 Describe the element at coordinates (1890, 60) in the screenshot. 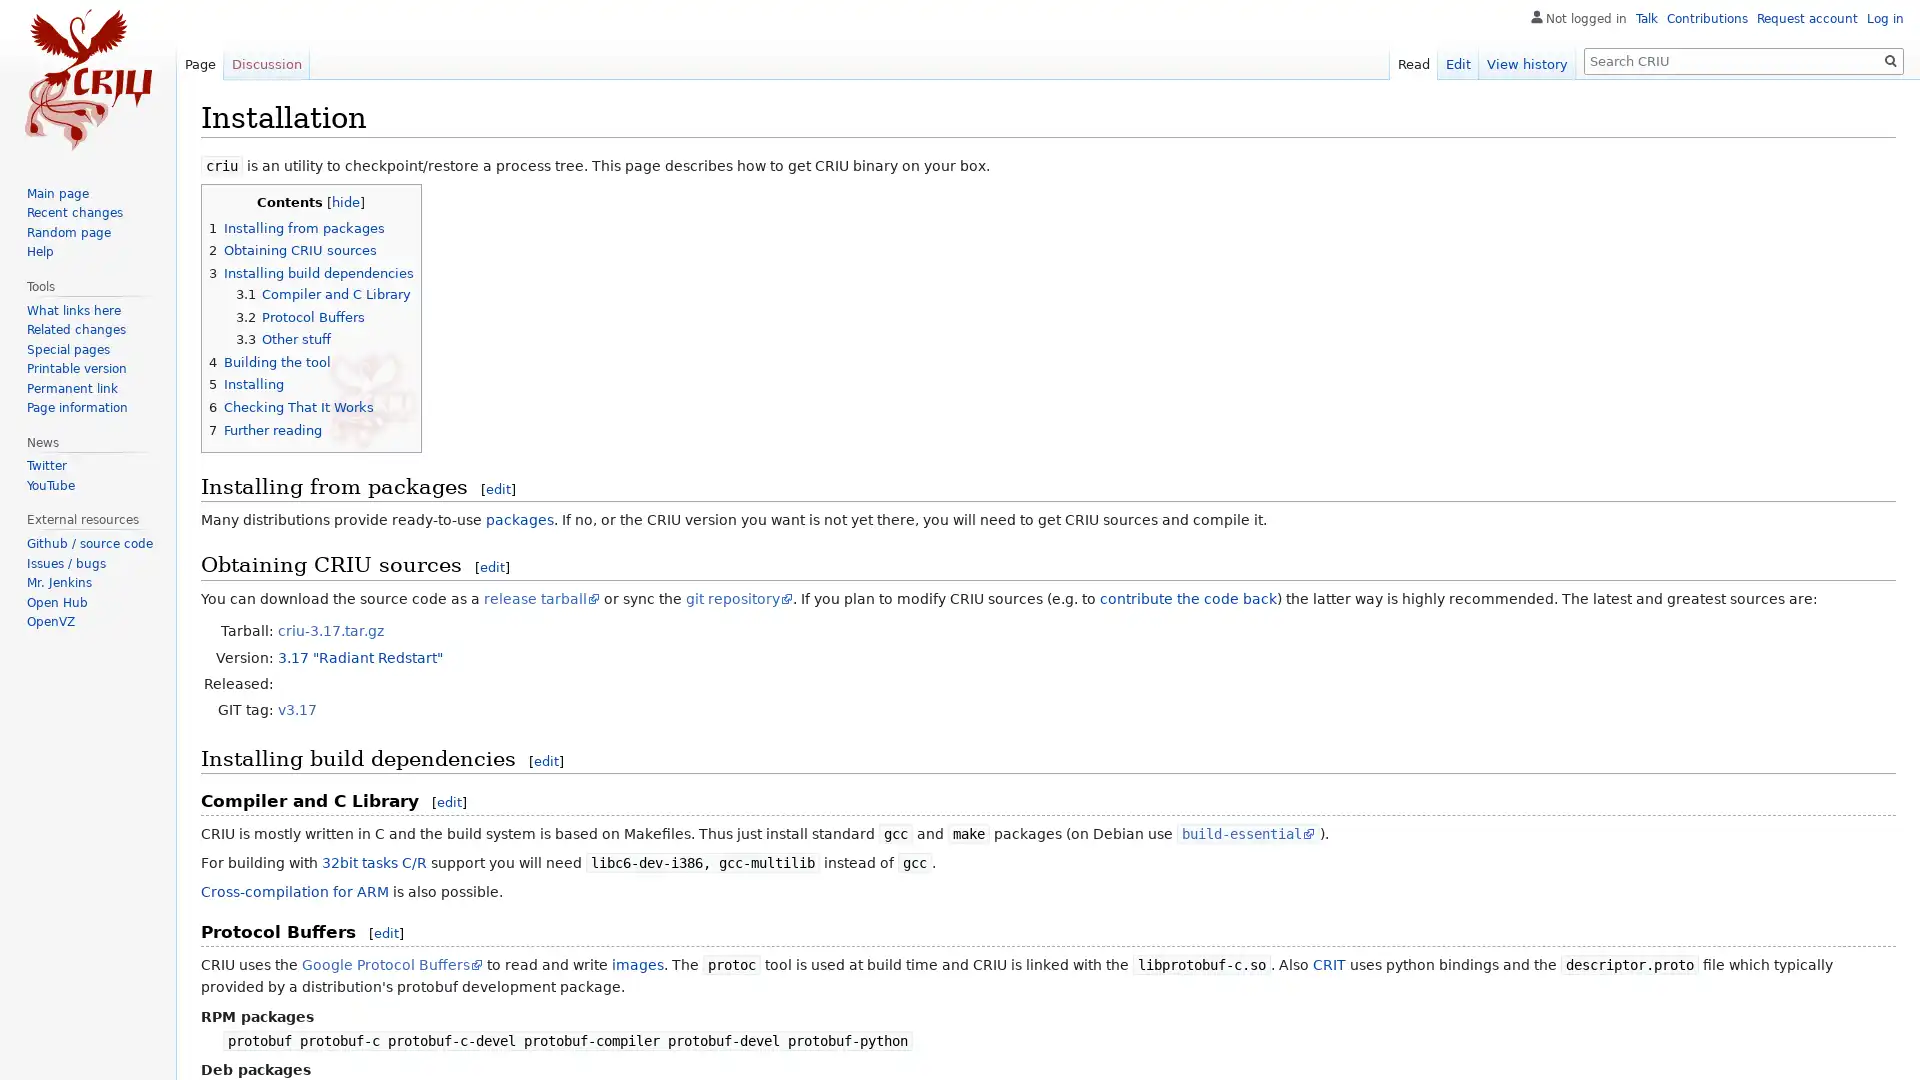

I see `Go` at that location.